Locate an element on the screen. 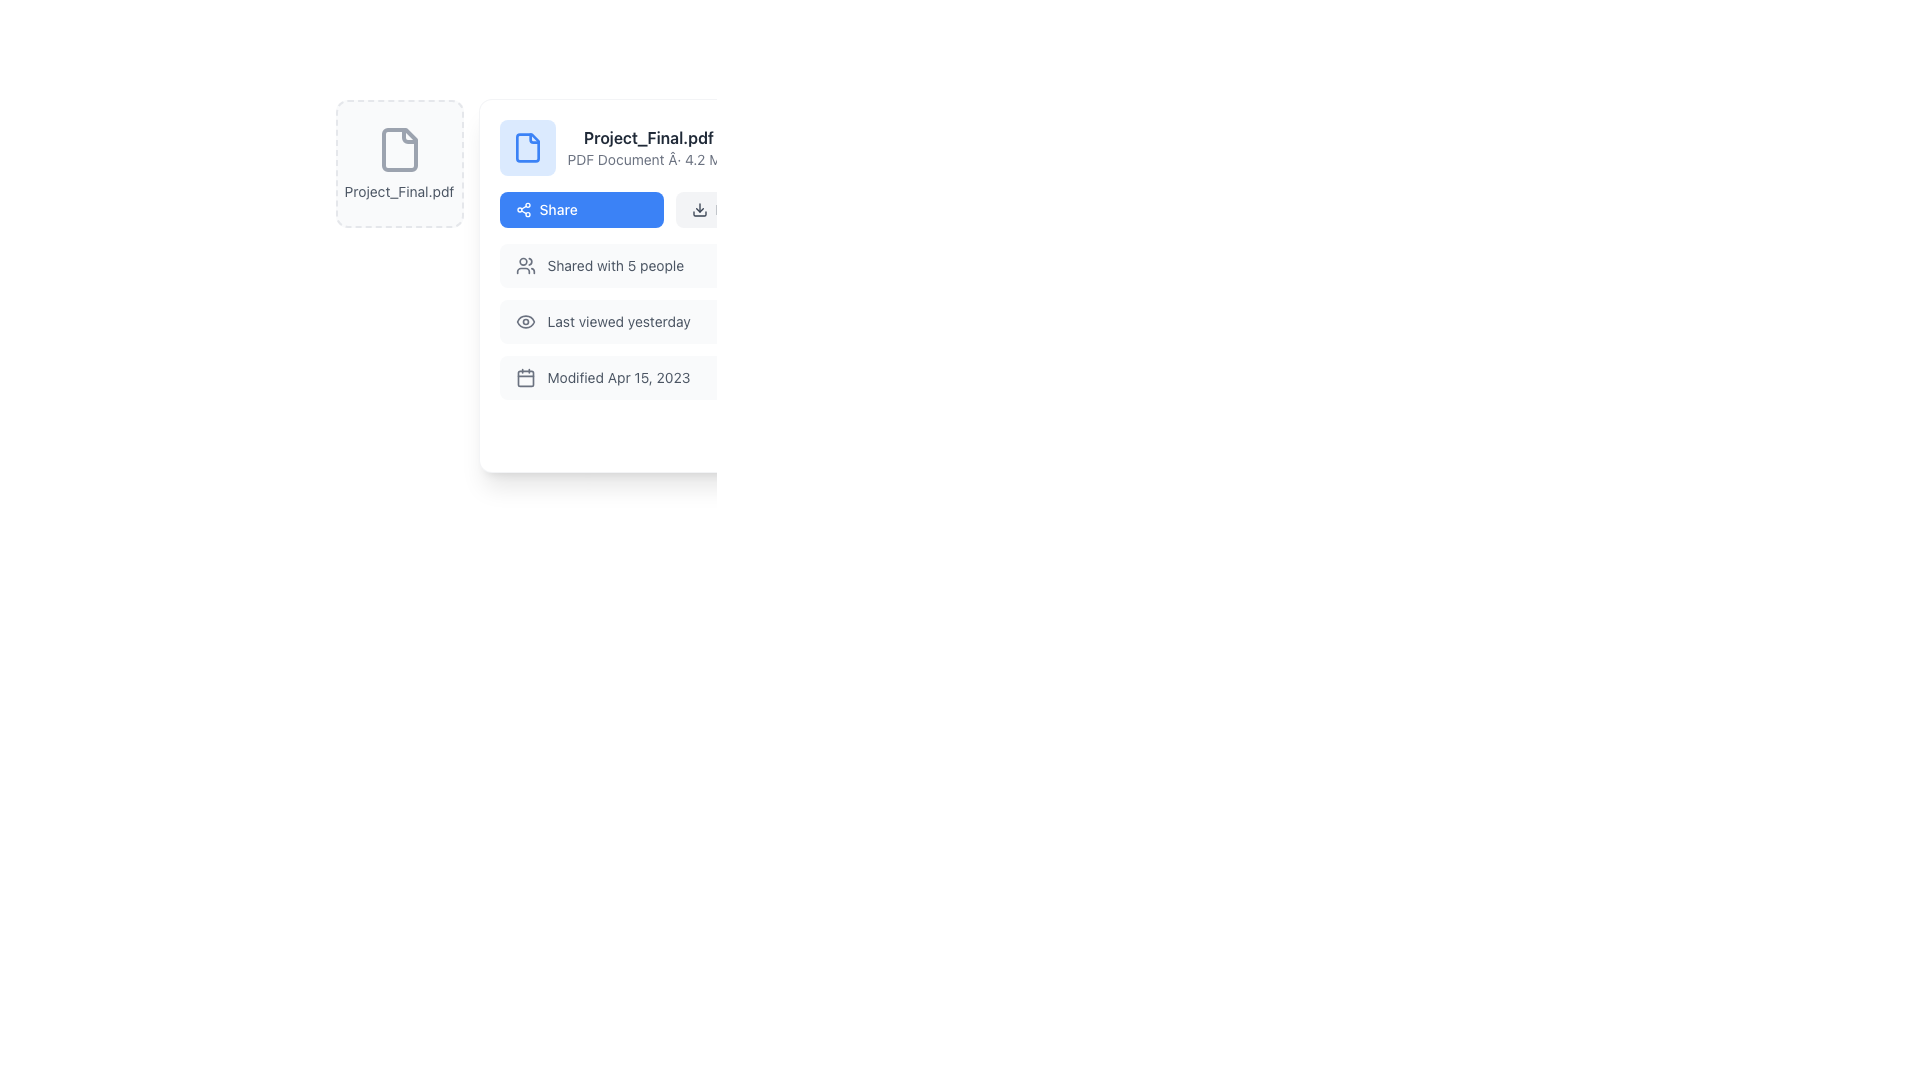 The width and height of the screenshot is (1920, 1080). the document icon labeled 'Project_Final.pdf' which is outlined in light gray and turns blue when hovered over is located at coordinates (399, 149).